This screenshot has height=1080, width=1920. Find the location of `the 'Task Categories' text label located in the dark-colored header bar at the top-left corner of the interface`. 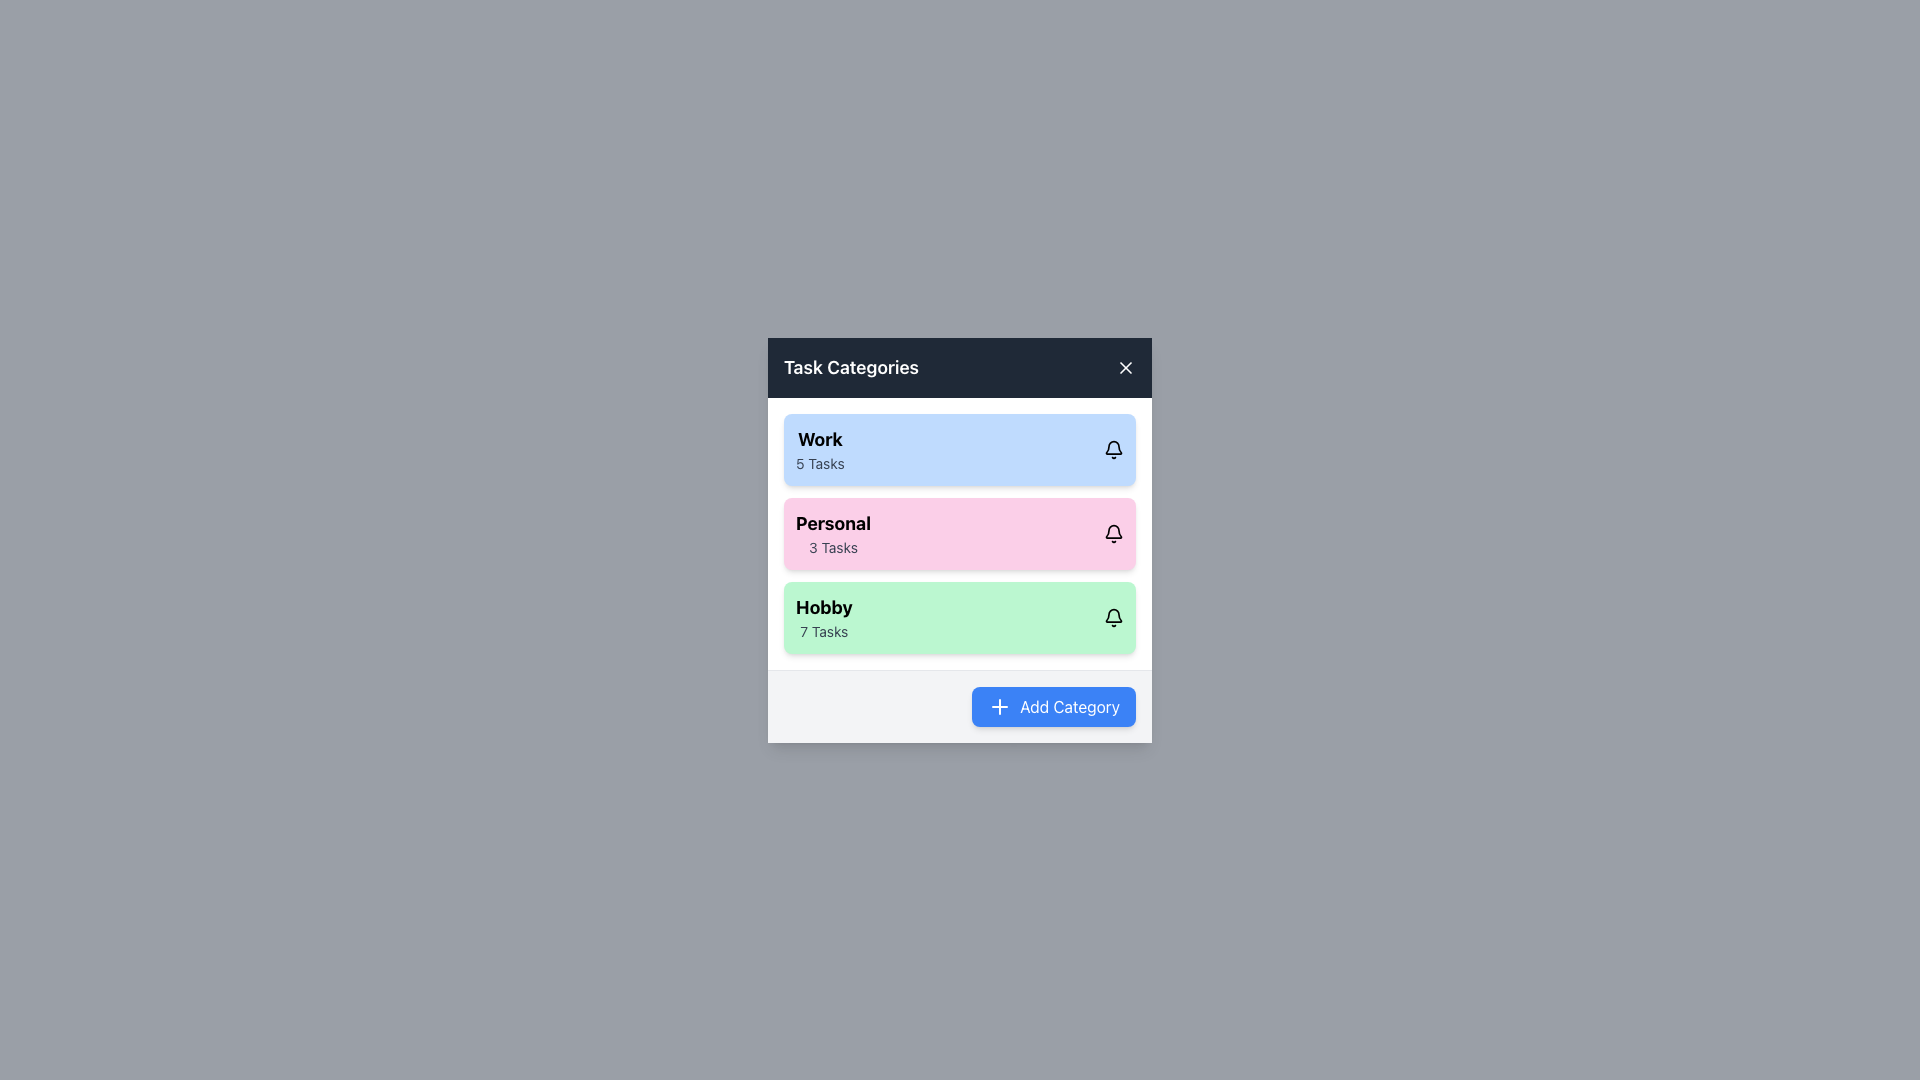

the 'Task Categories' text label located in the dark-colored header bar at the top-left corner of the interface is located at coordinates (851, 367).